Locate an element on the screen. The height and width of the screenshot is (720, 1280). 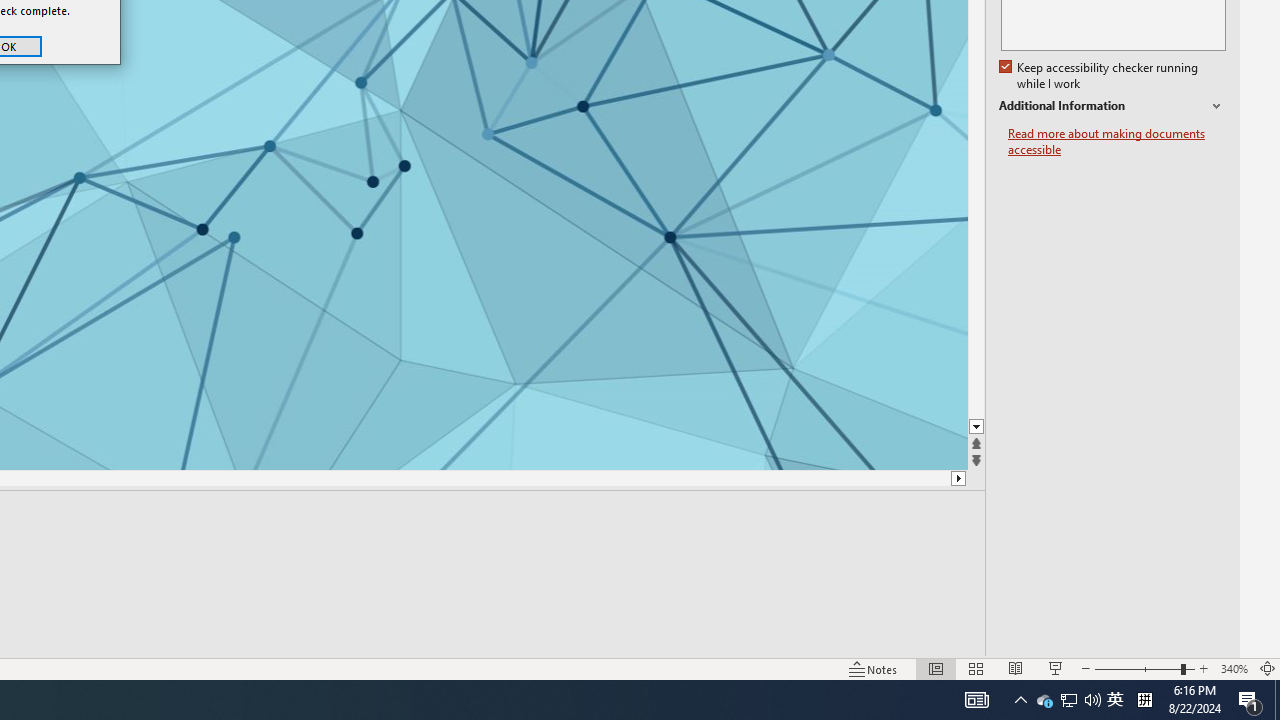
'Zoom 340%' is located at coordinates (1233, 669).